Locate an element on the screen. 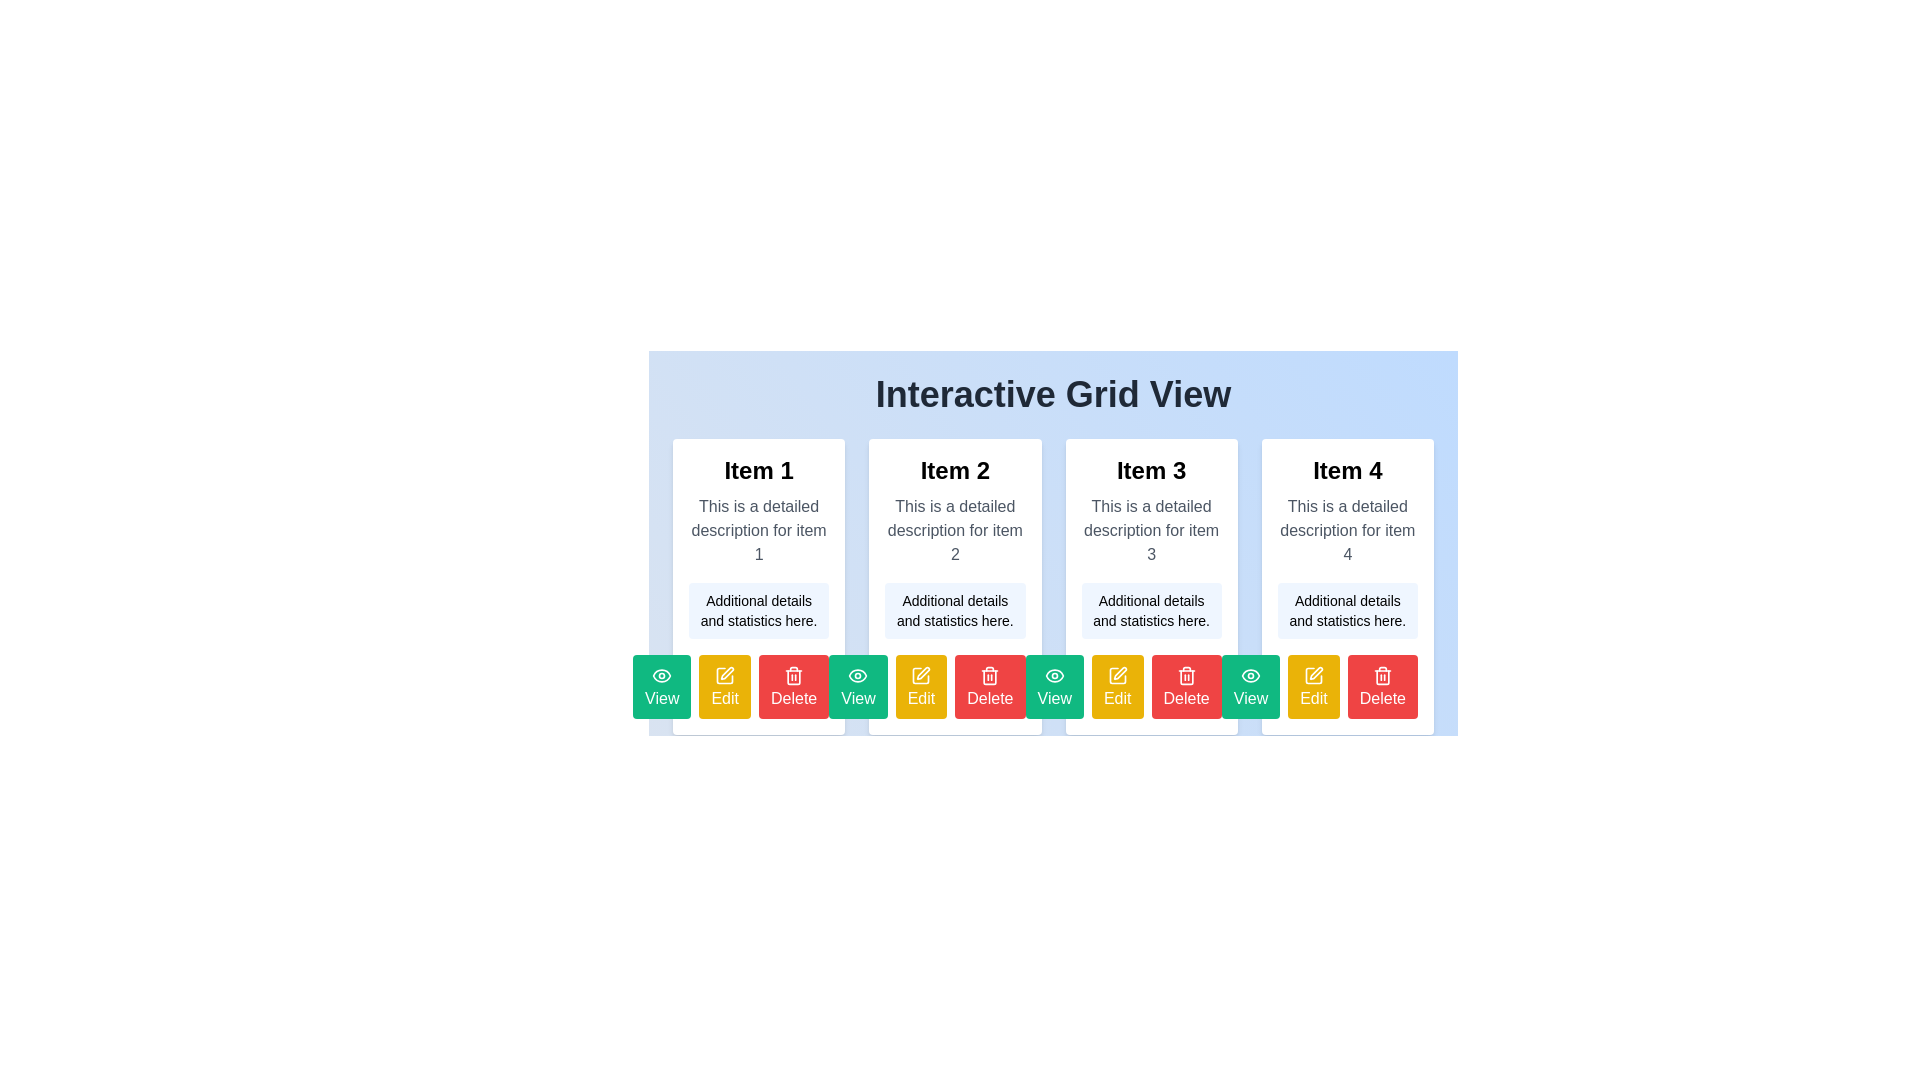 The height and width of the screenshot is (1080, 1920). the informational text block located in the third card titled 'Item 3', positioned below the description text and above the action buttons is located at coordinates (1151, 609).